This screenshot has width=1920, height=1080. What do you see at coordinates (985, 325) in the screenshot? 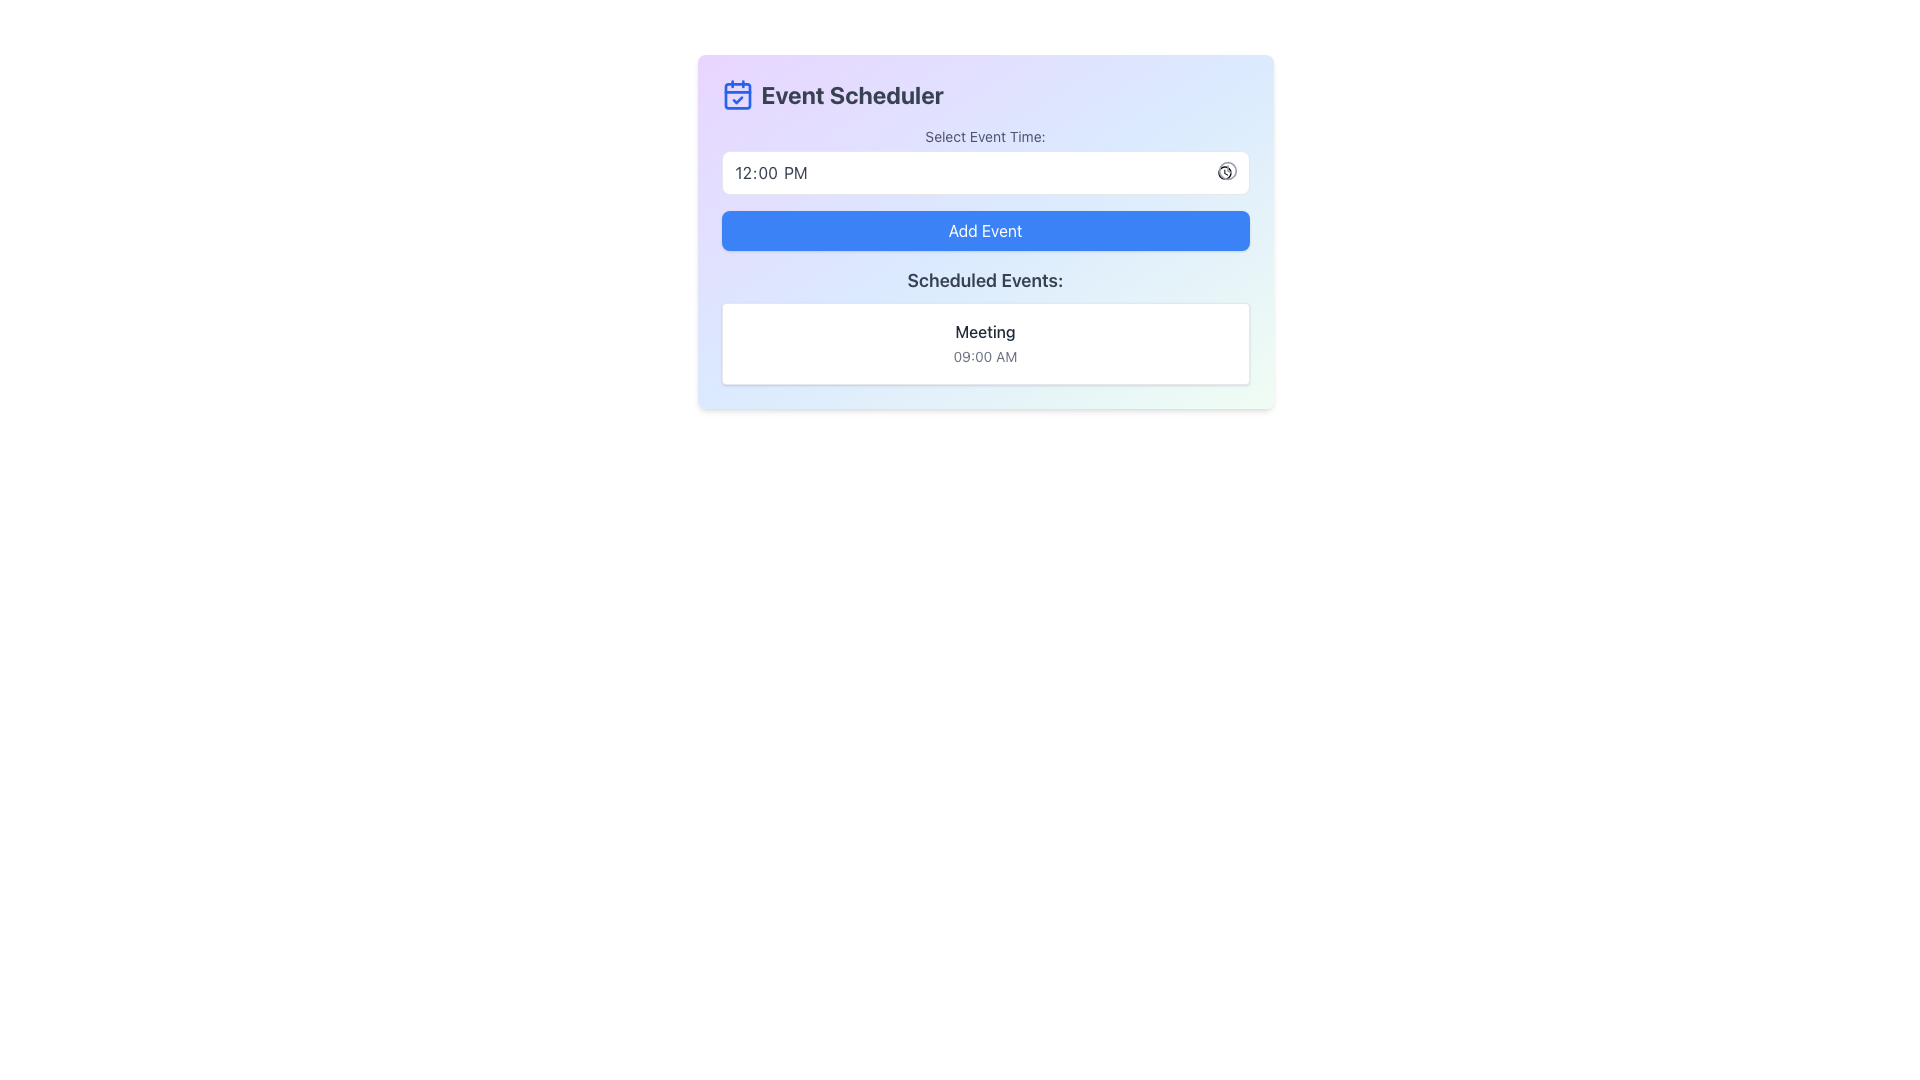
I see `the informational text display that lists scheduled events, positioned below the header 'Scheduled Events:' and above the text 'Meeting' and '09:00 AM.'` at bounding box center [985, 325].